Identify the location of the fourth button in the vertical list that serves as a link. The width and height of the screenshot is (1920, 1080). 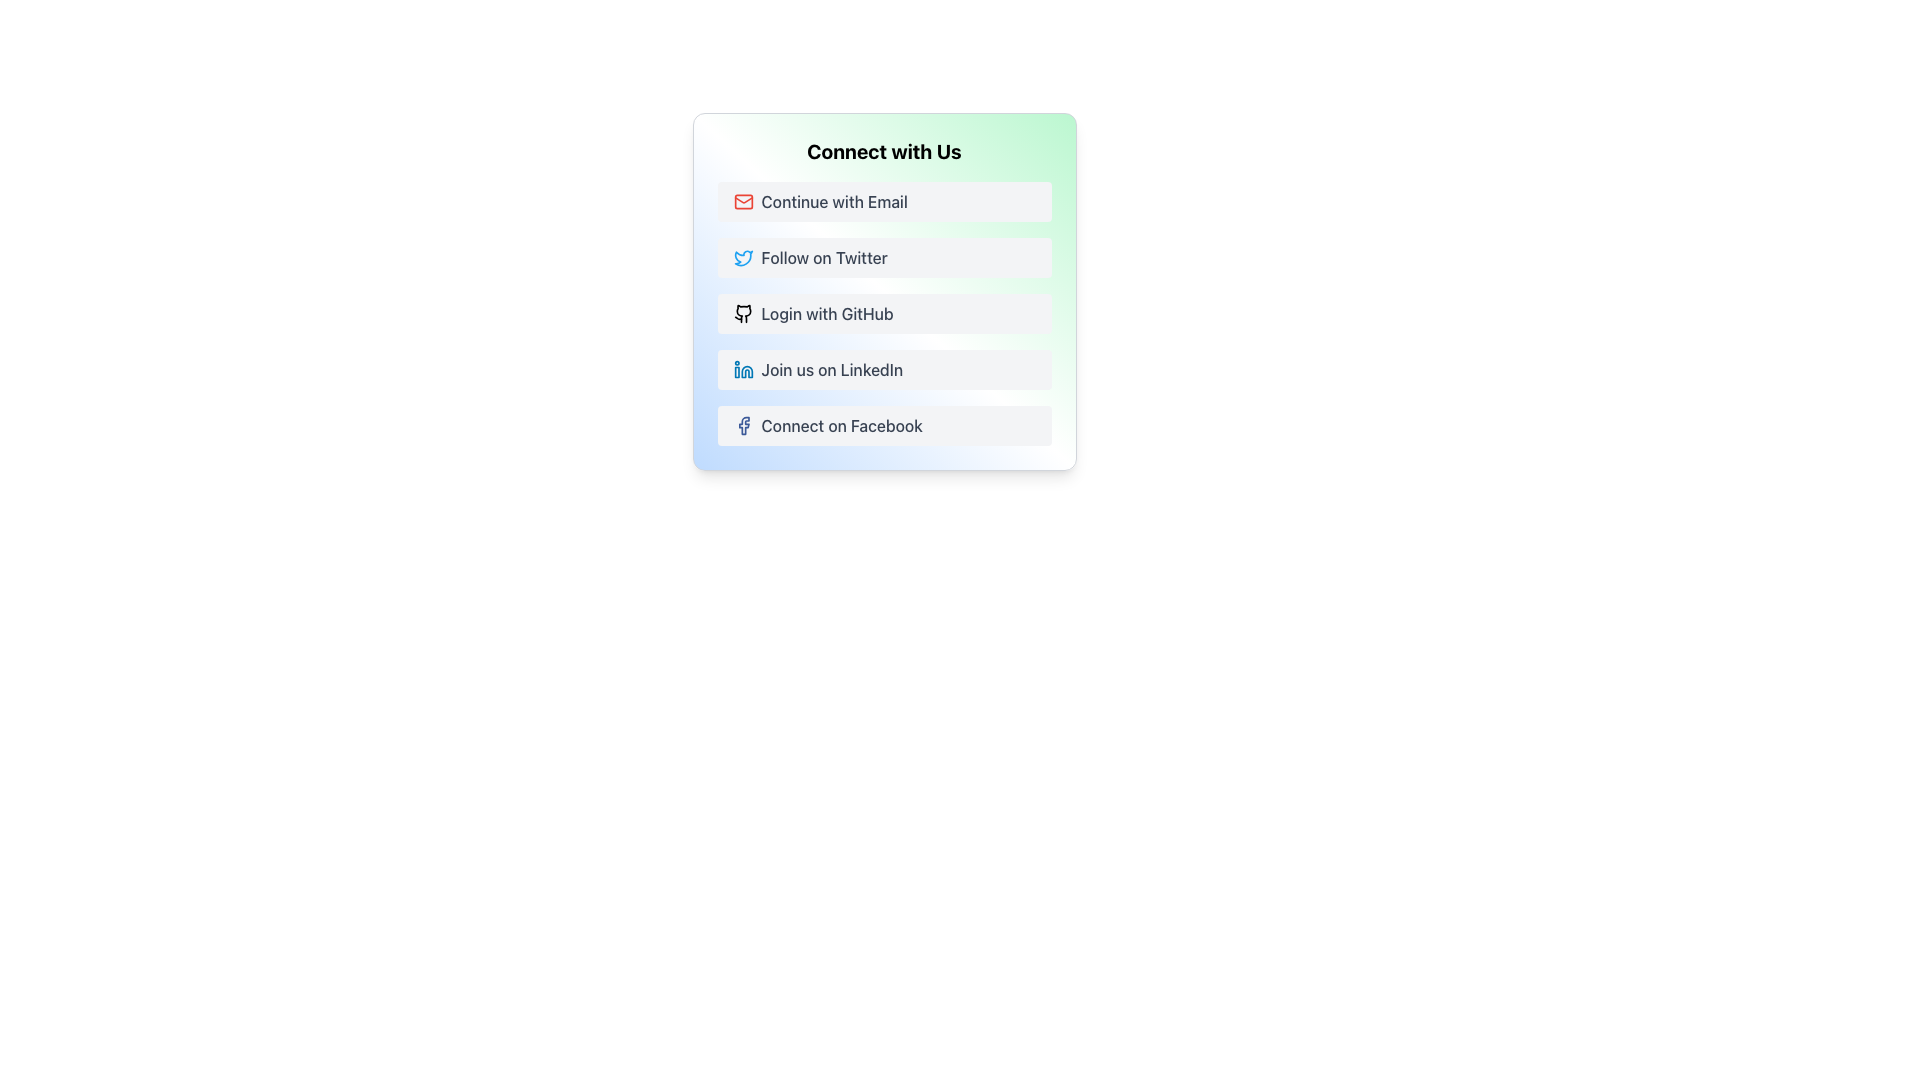
(883, 370).